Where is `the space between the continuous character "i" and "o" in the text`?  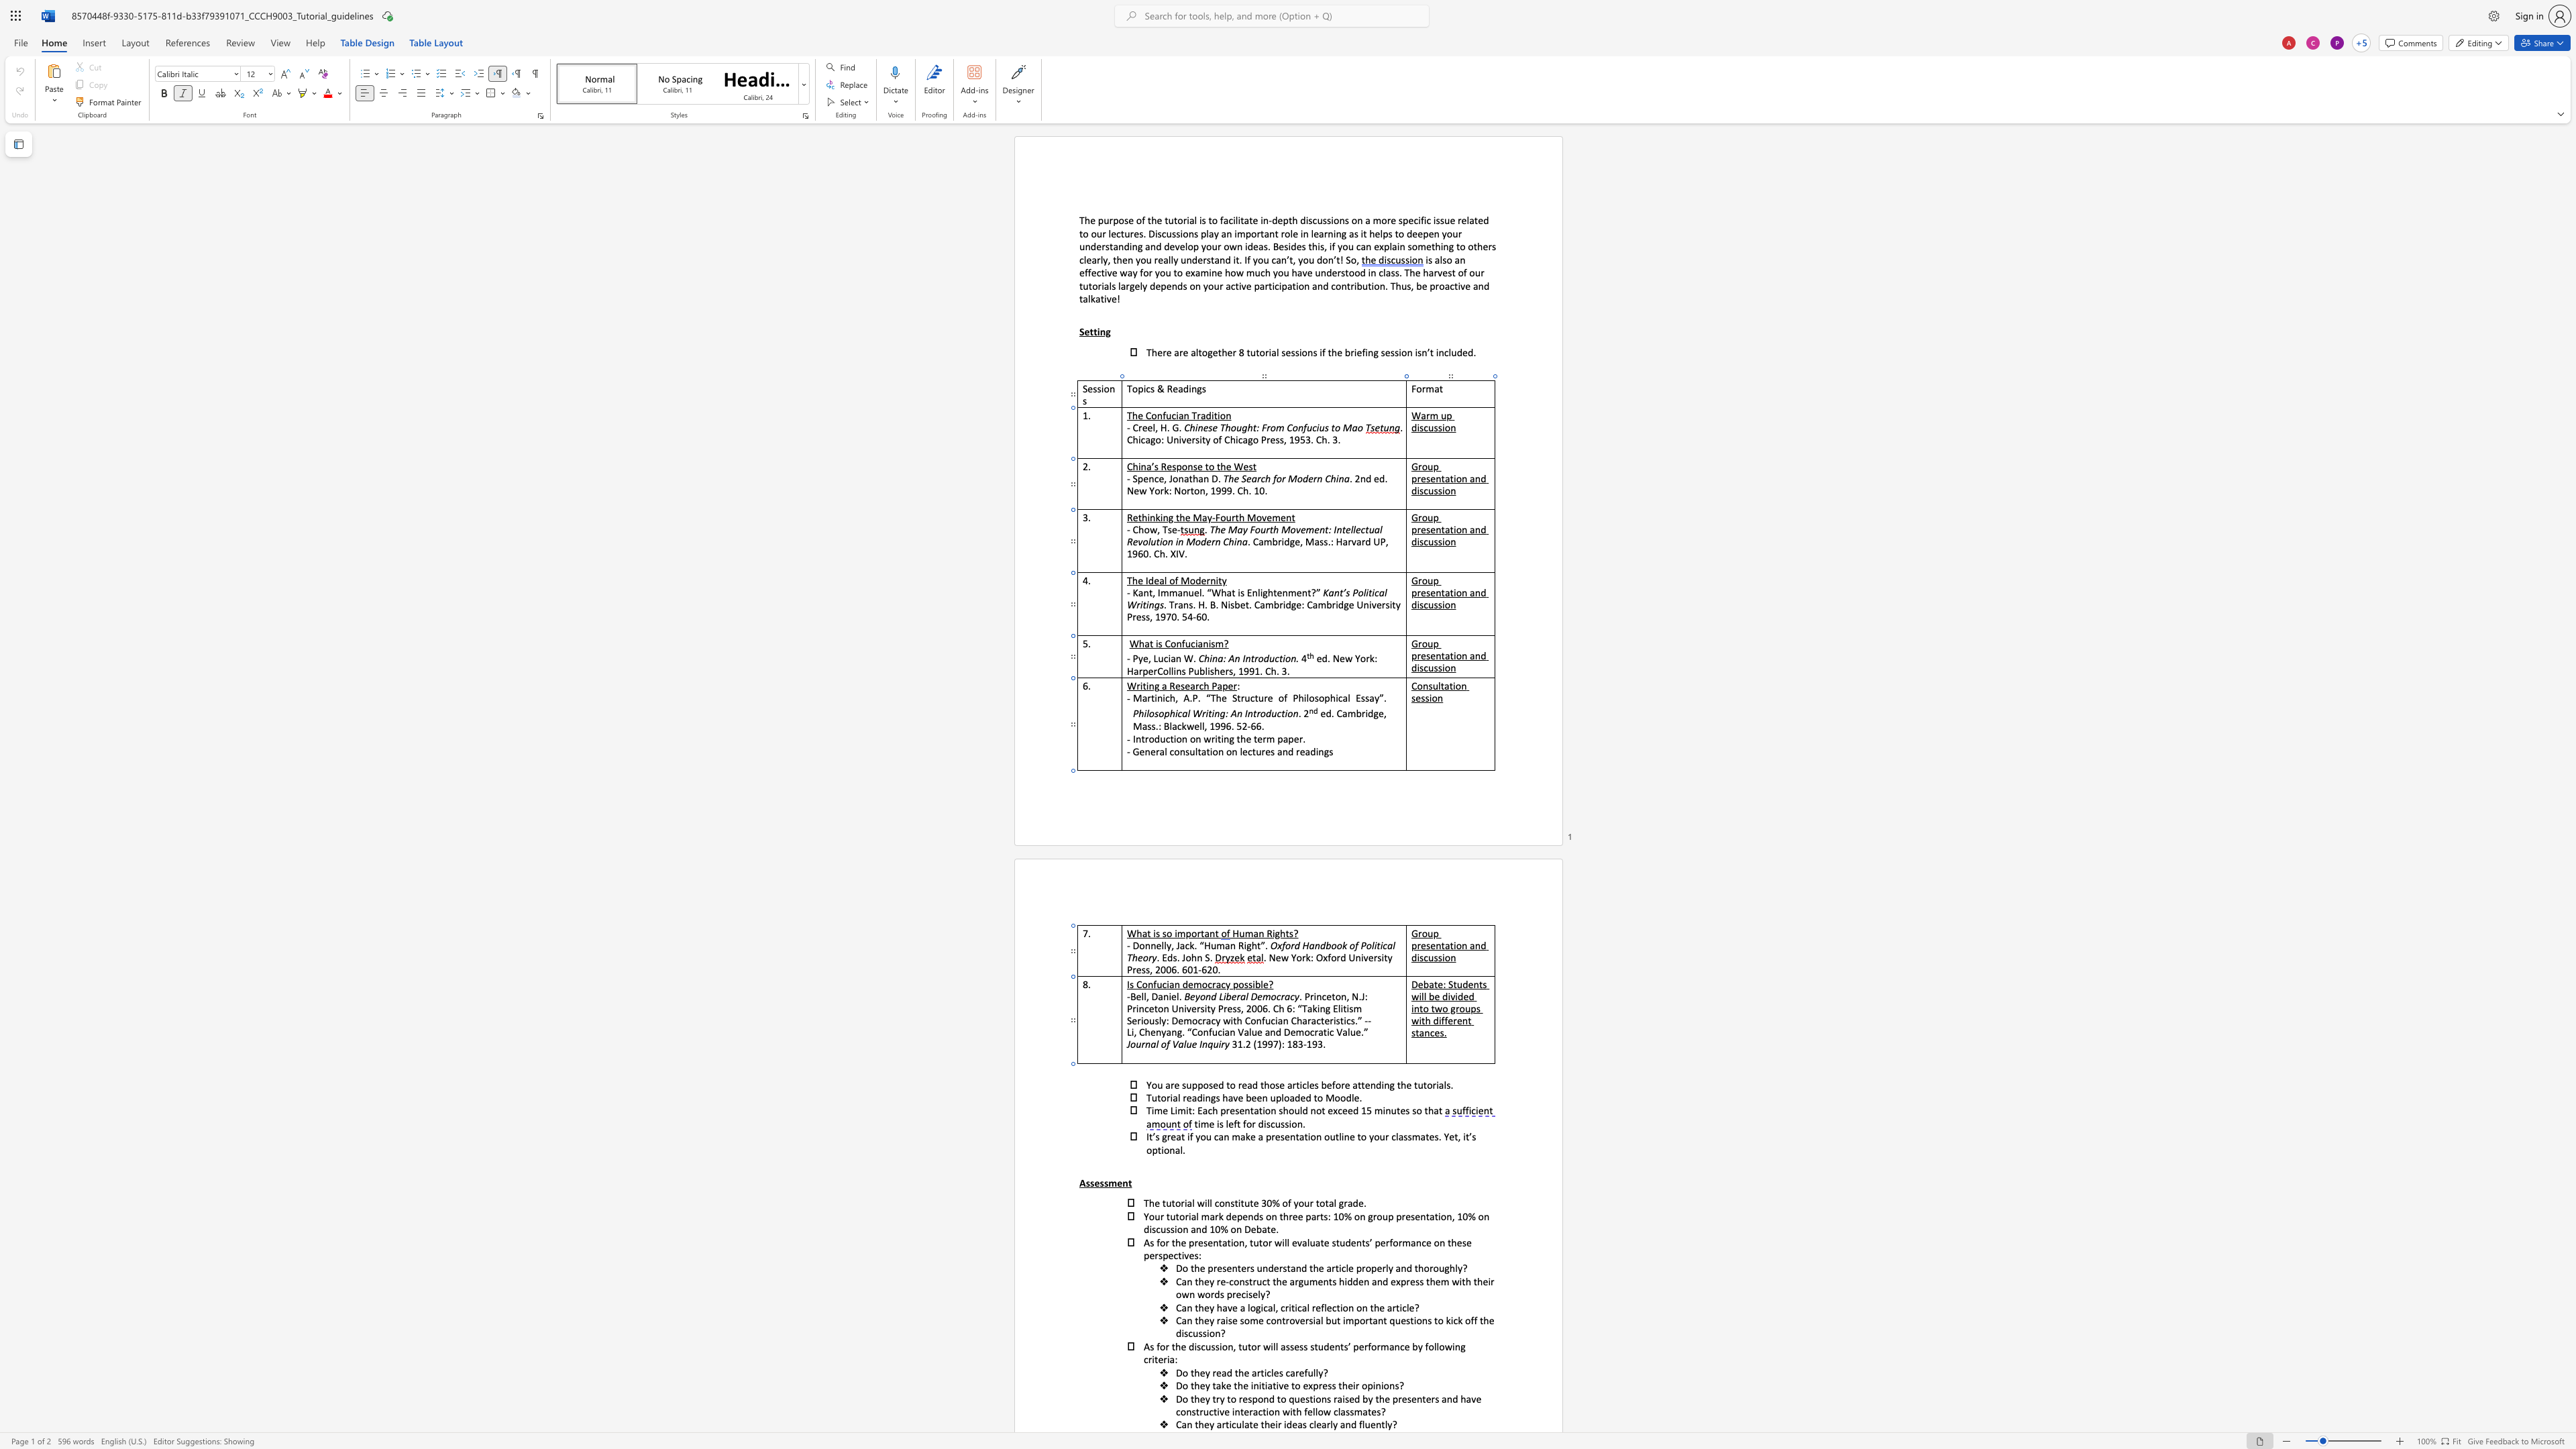 the space between the continuous character "i" and "o" in the text is located at coordinates (1142, 1020).